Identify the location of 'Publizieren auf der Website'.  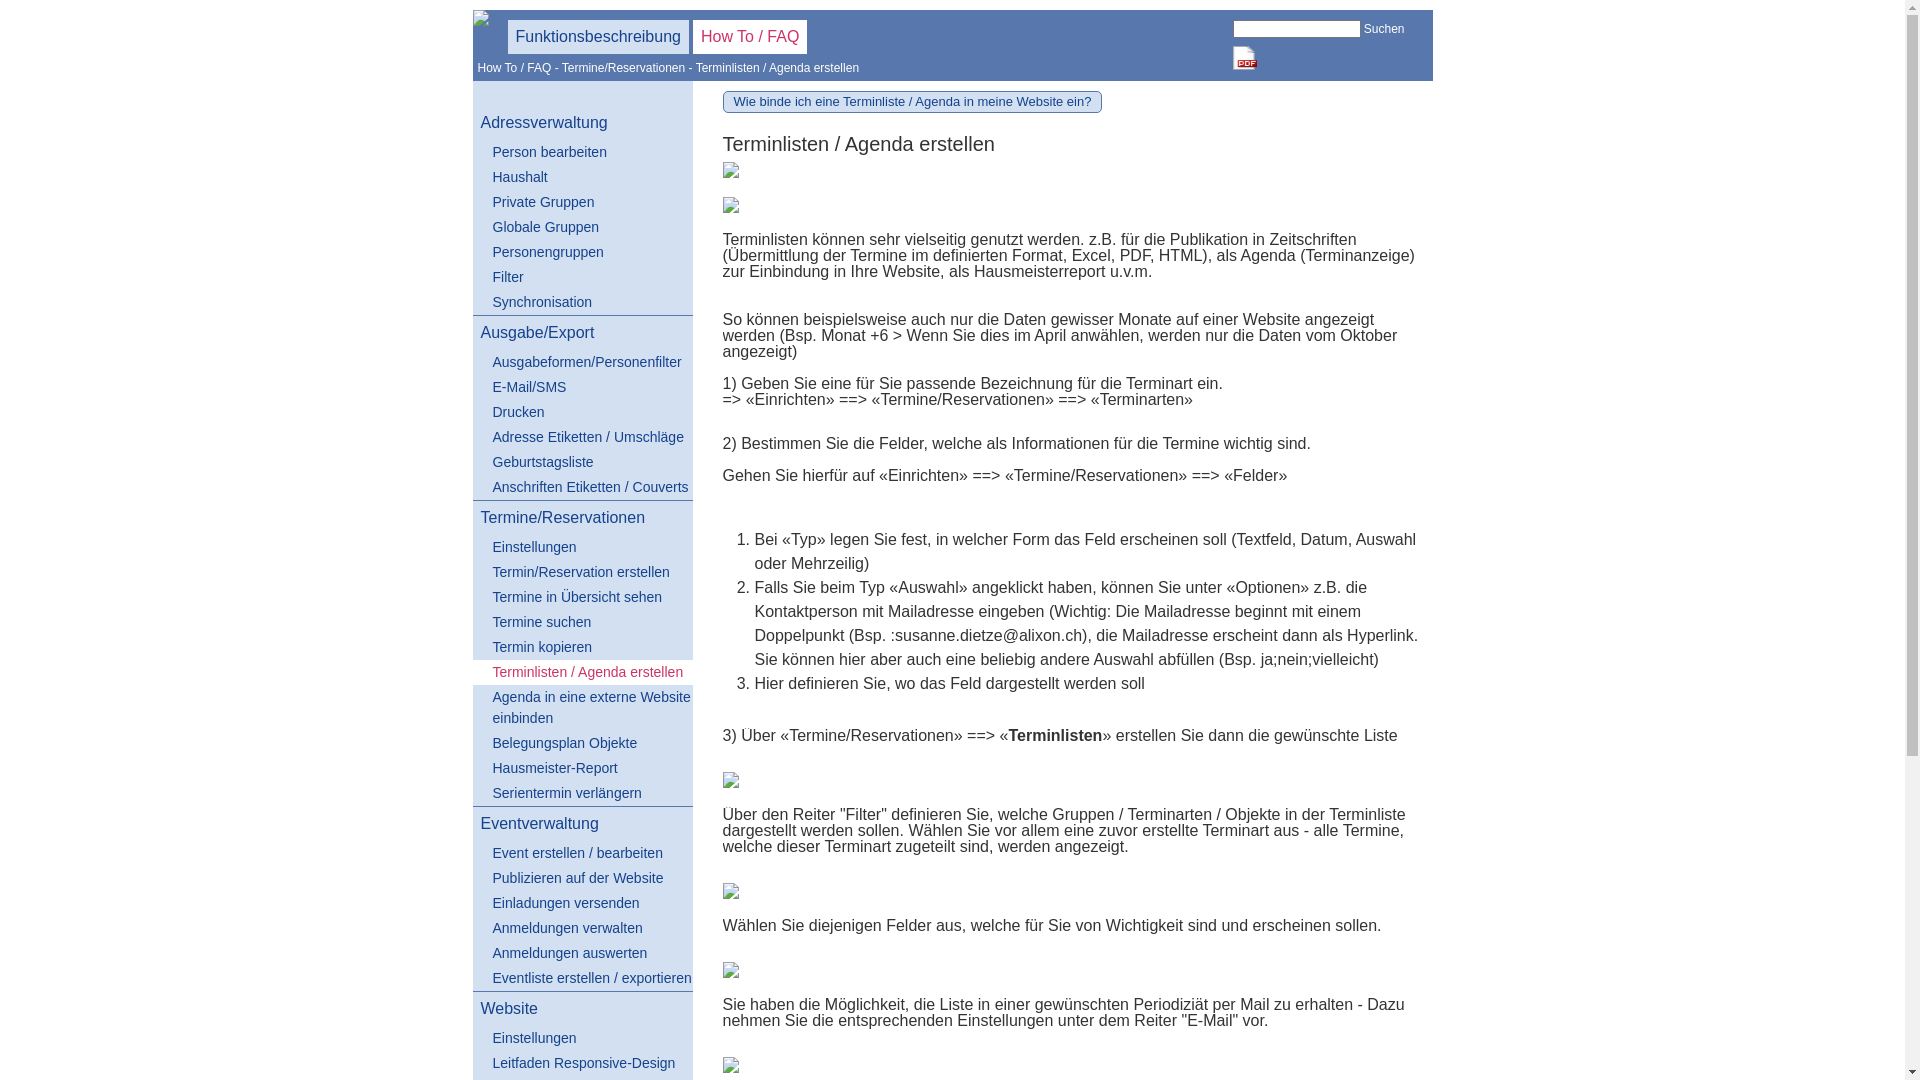
(580, 877).